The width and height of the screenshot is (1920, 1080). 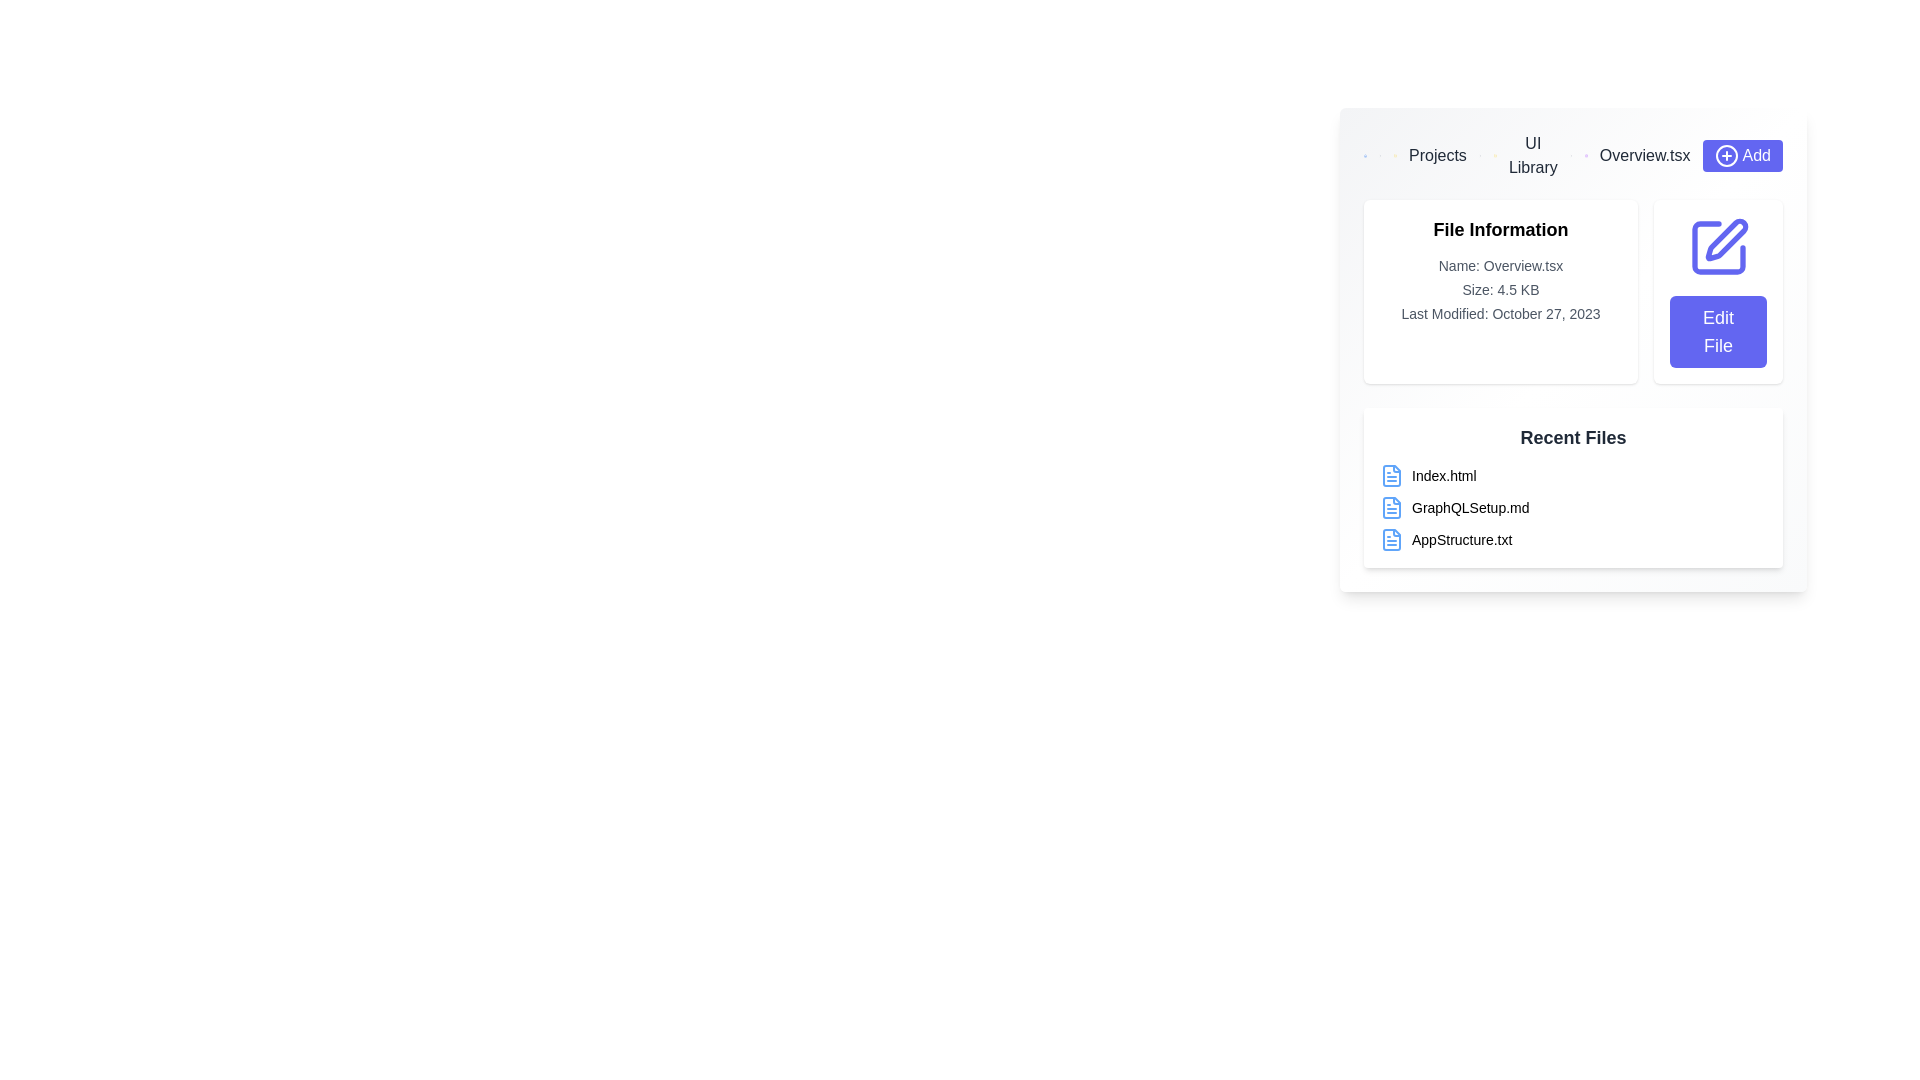 I want to click on the circular plus icon within the 'Add' button located at the top right corner of the interface, so click(x=1725, y=154).